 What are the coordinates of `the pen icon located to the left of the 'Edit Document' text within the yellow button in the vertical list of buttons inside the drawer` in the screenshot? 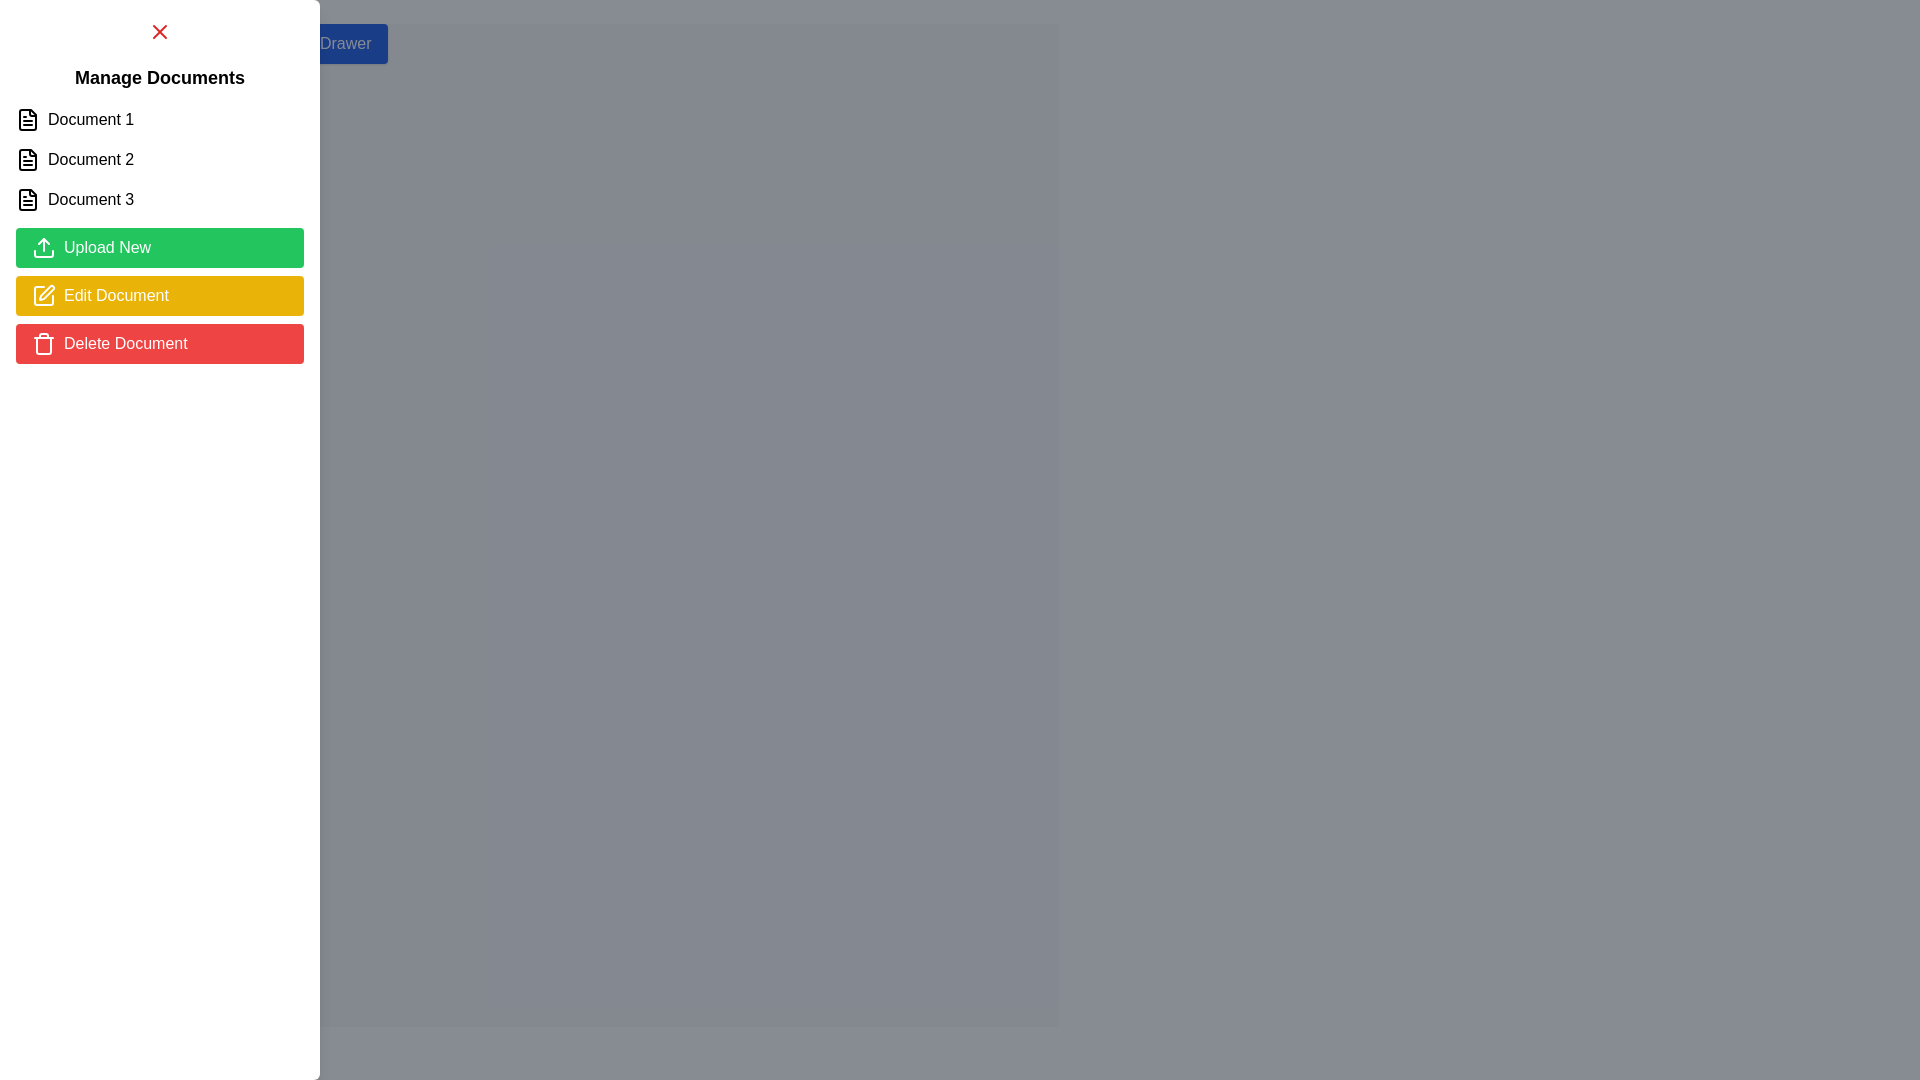 It's located at (43, 296).